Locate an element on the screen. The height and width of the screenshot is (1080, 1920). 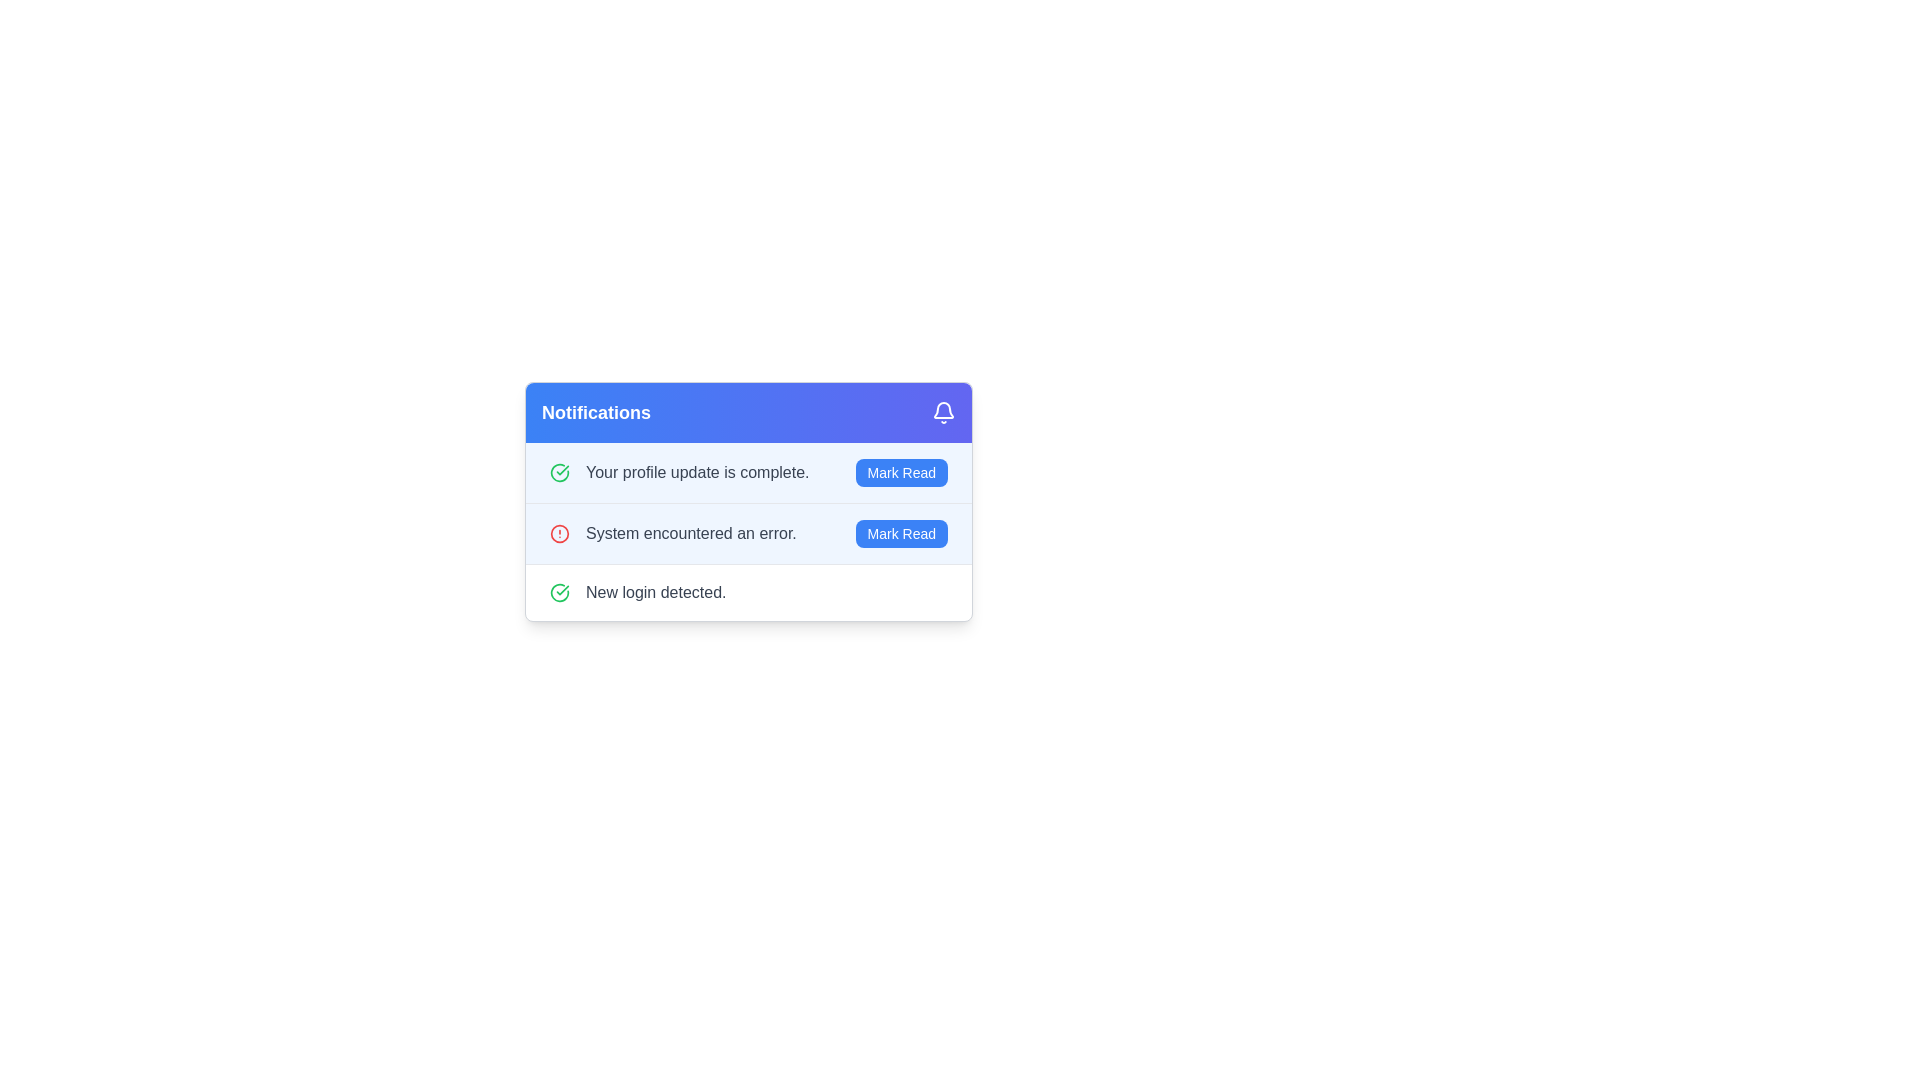
the notification item that indicates 'New login detected.' by moving the cursor to its center point is located at coordinates (747, 591).